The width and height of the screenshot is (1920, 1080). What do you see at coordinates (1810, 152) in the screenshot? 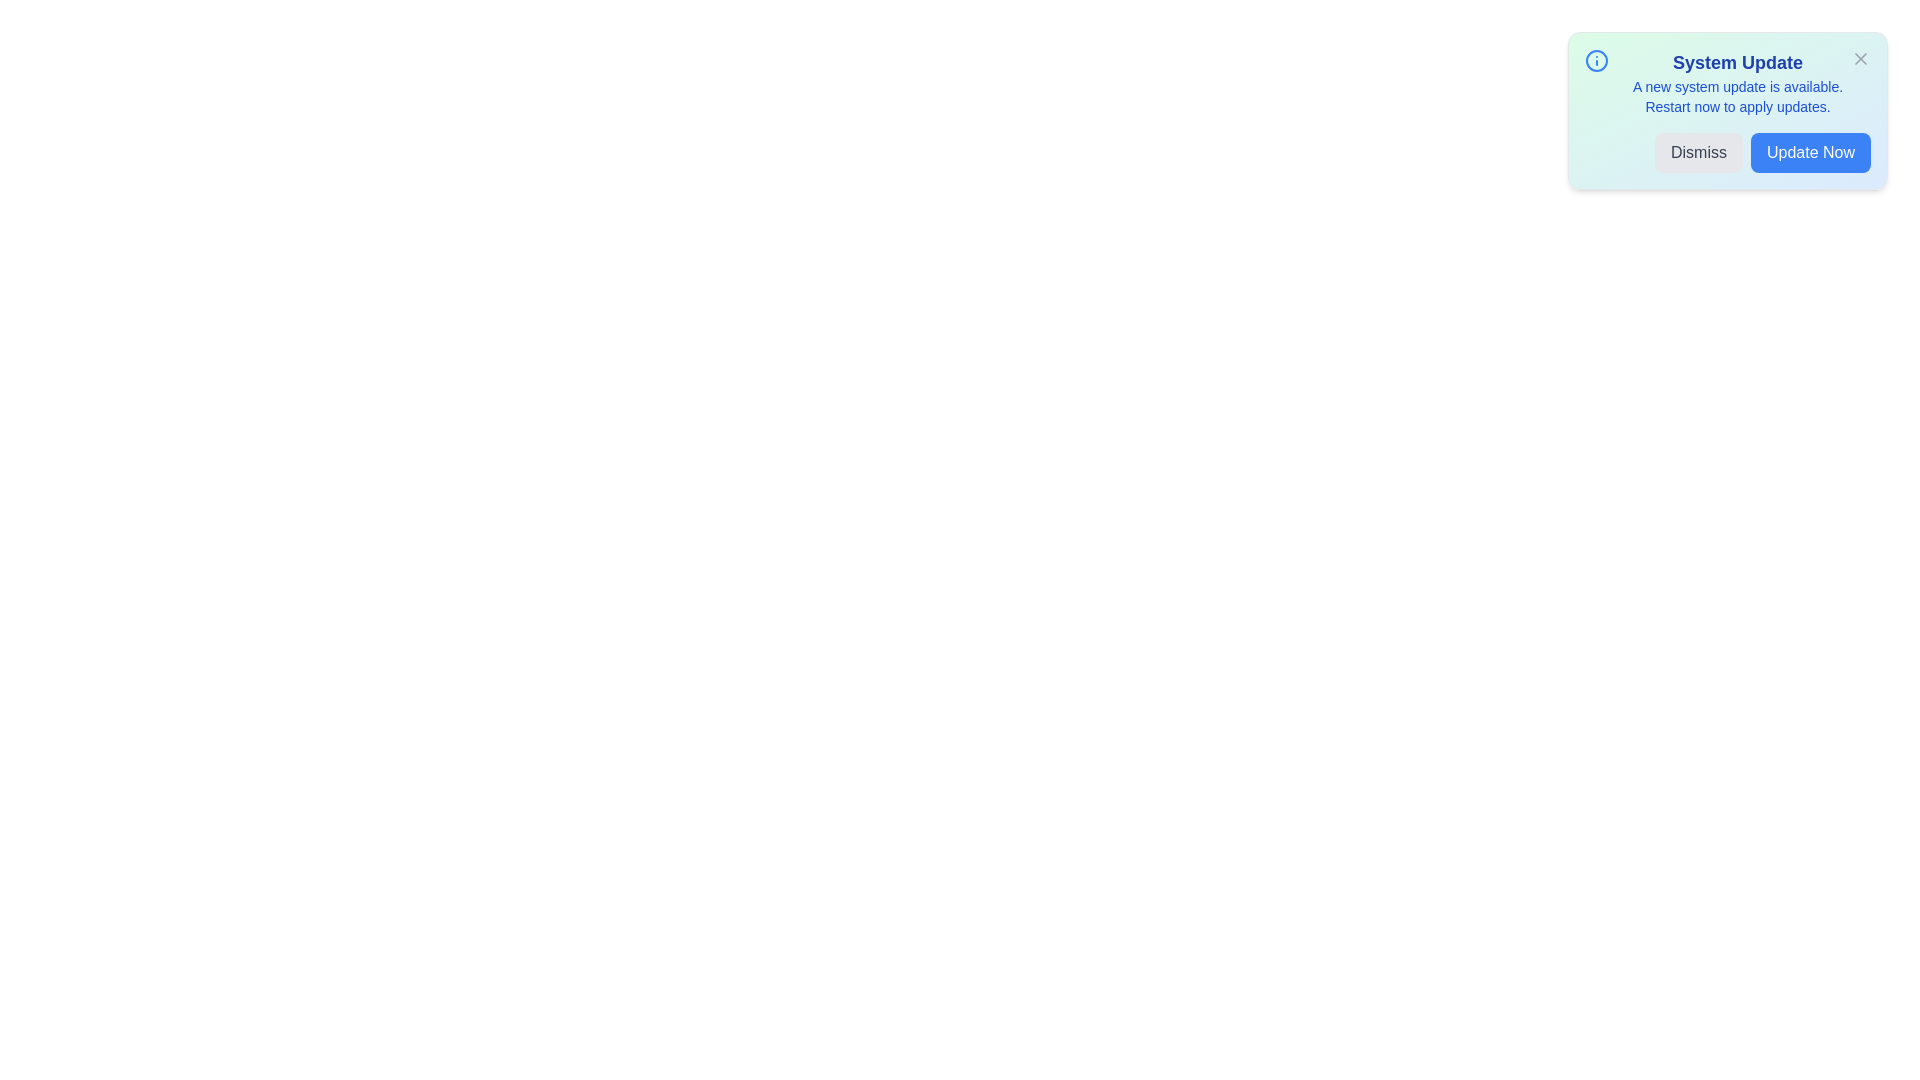
I see `the 'Update Now' button to initiate the system update` at bounding box center [1810, 152].